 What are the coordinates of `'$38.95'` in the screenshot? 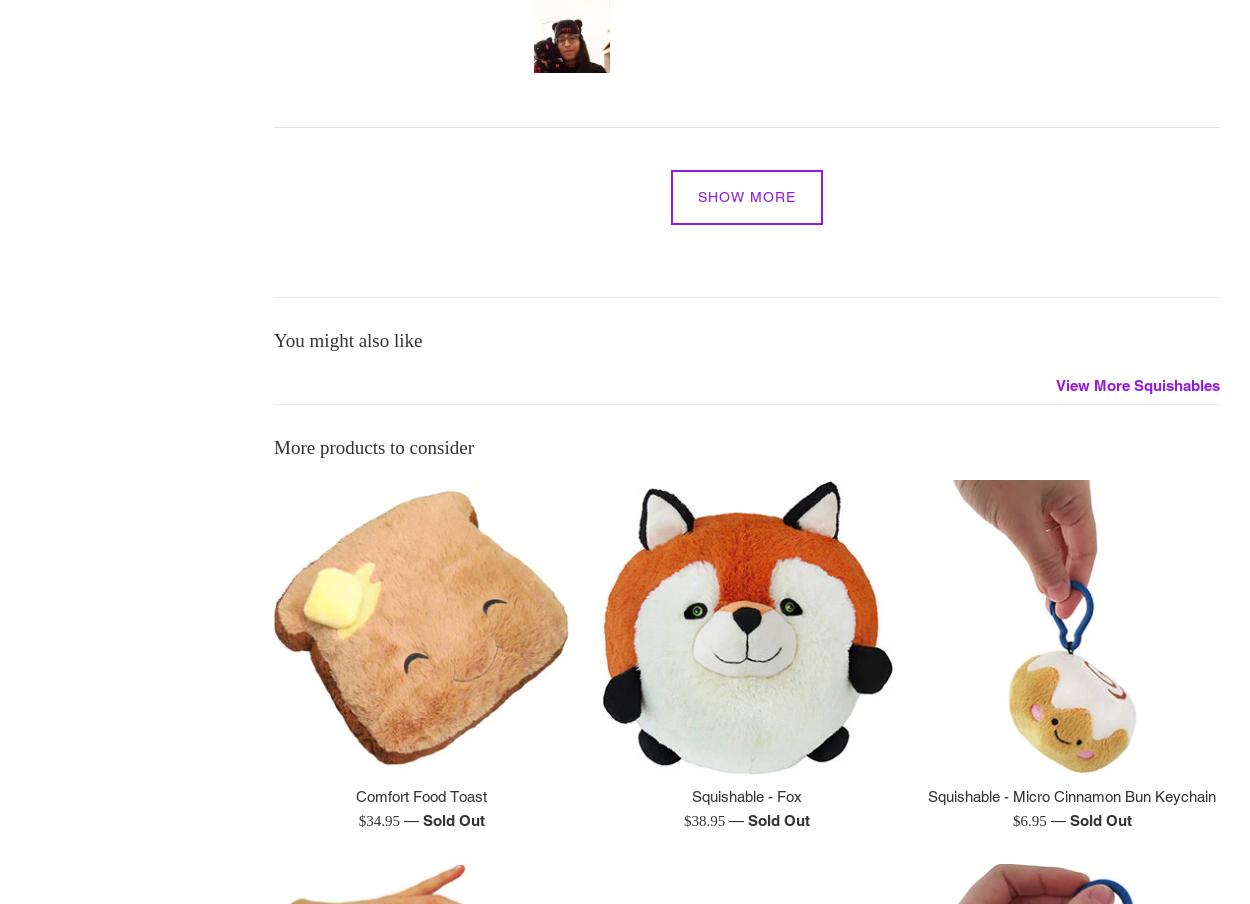 It's located at (683, 820).